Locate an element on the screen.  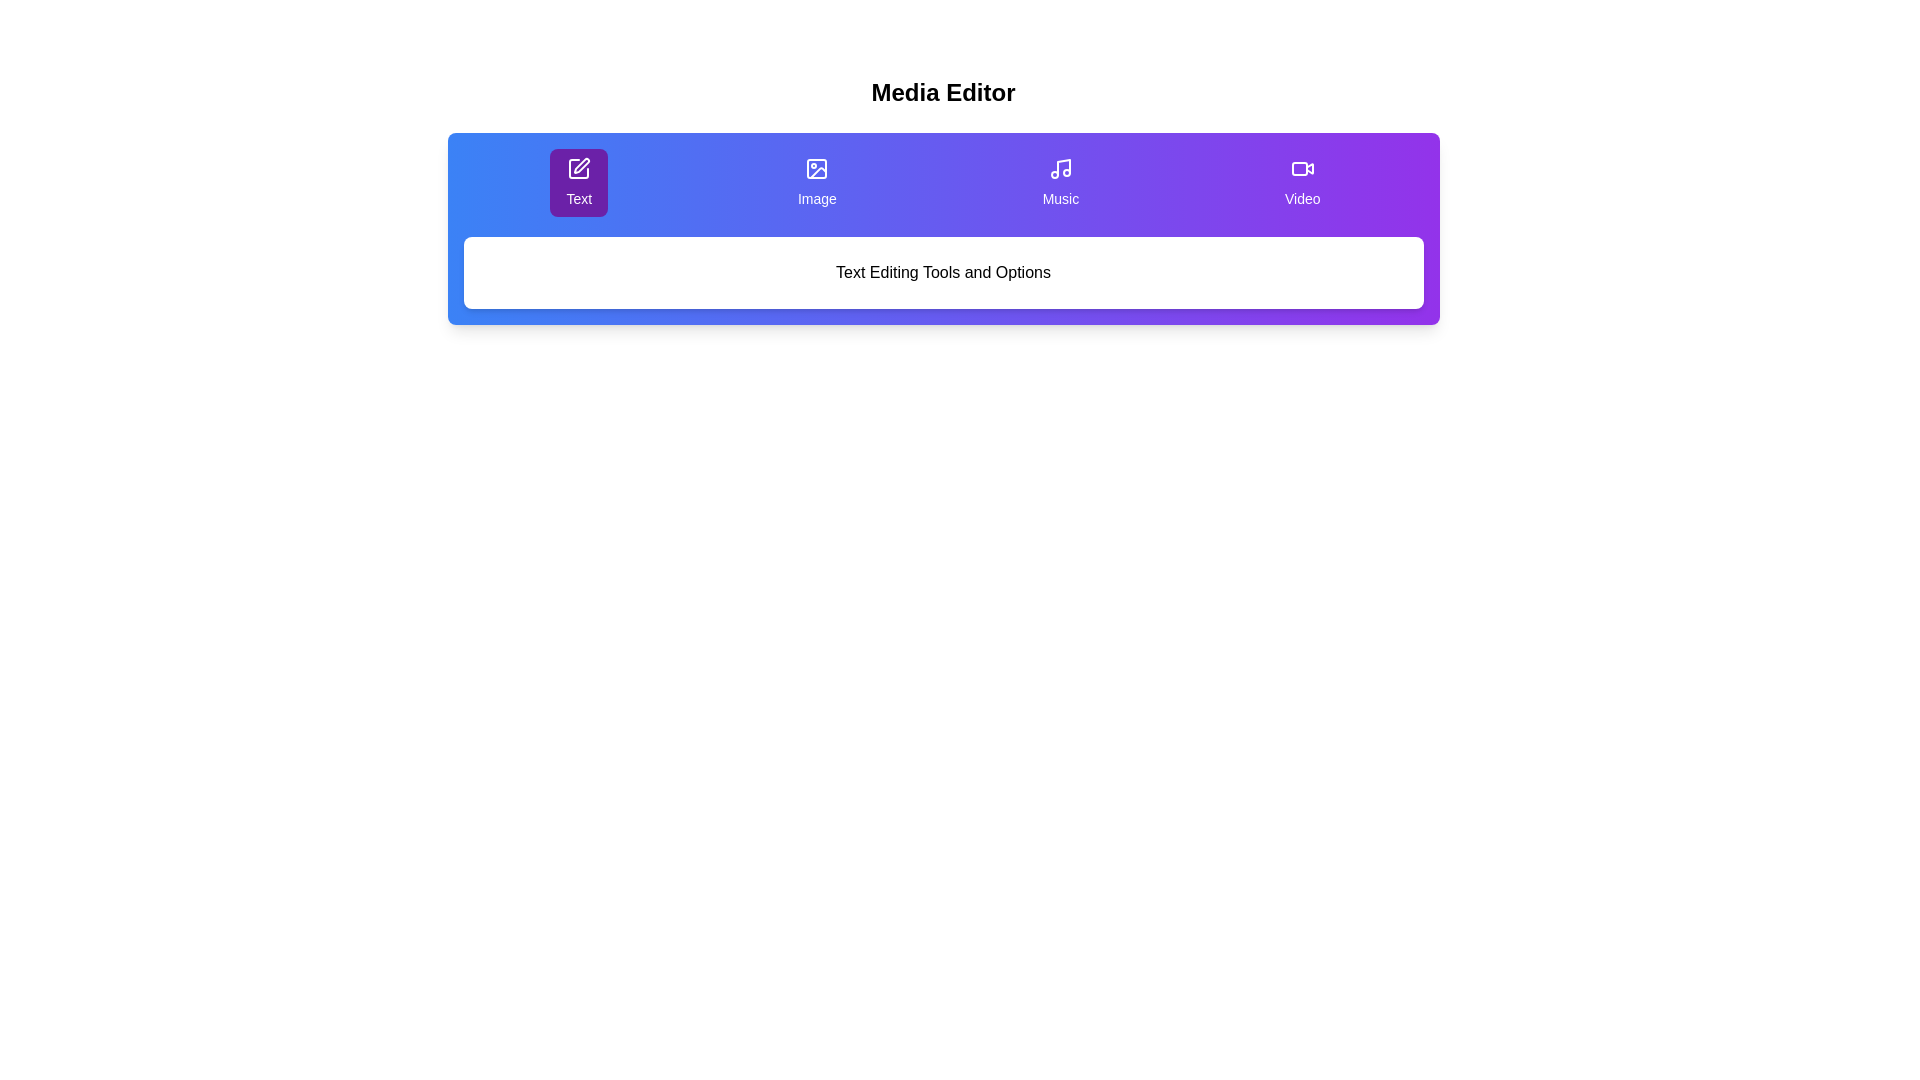
the SVG graphical element representing the 'Image' button icon in the toolbar, which is part of the icon's visual representation is located at coordinates (817, 168).